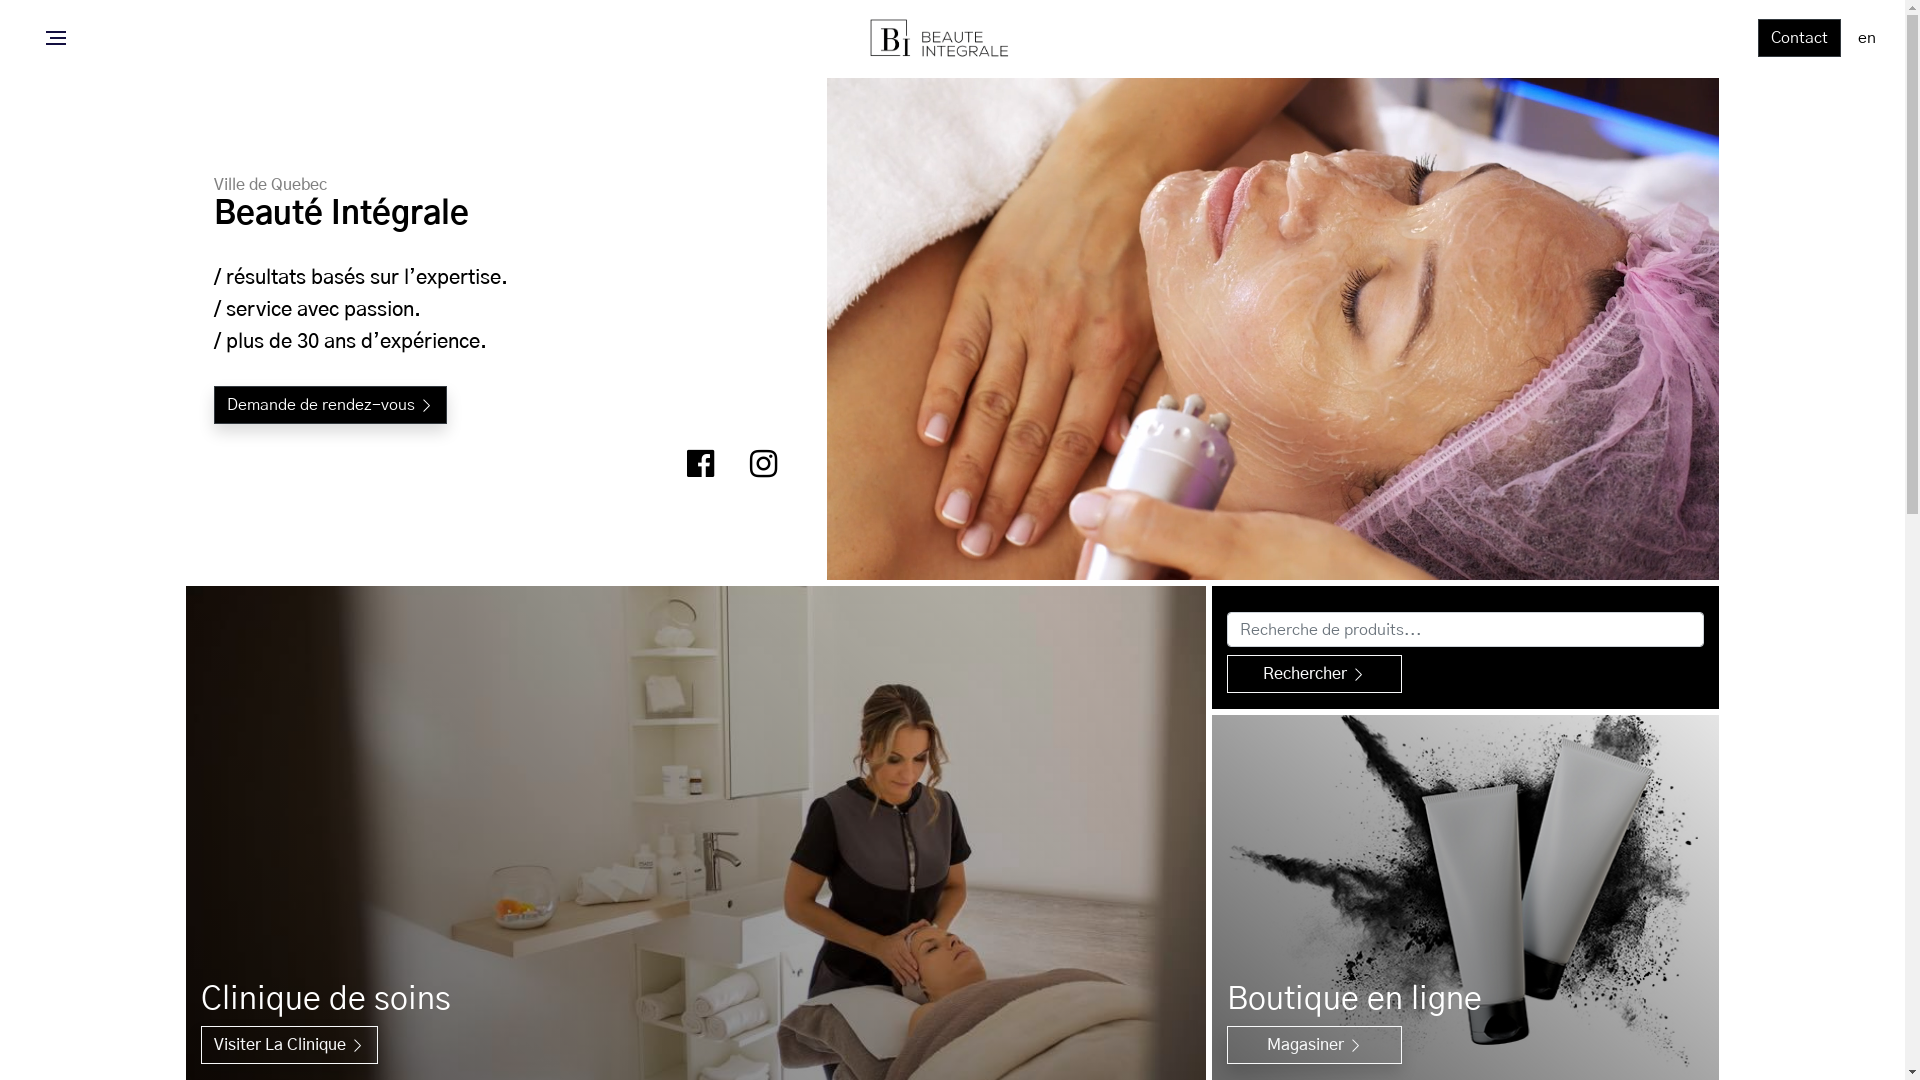 The width and height of the screenshot is (1920, 1080). What do you see at coordinates (39, 38) in the screenshot?
I see `'Menu'` at bounding box center [39, 38].